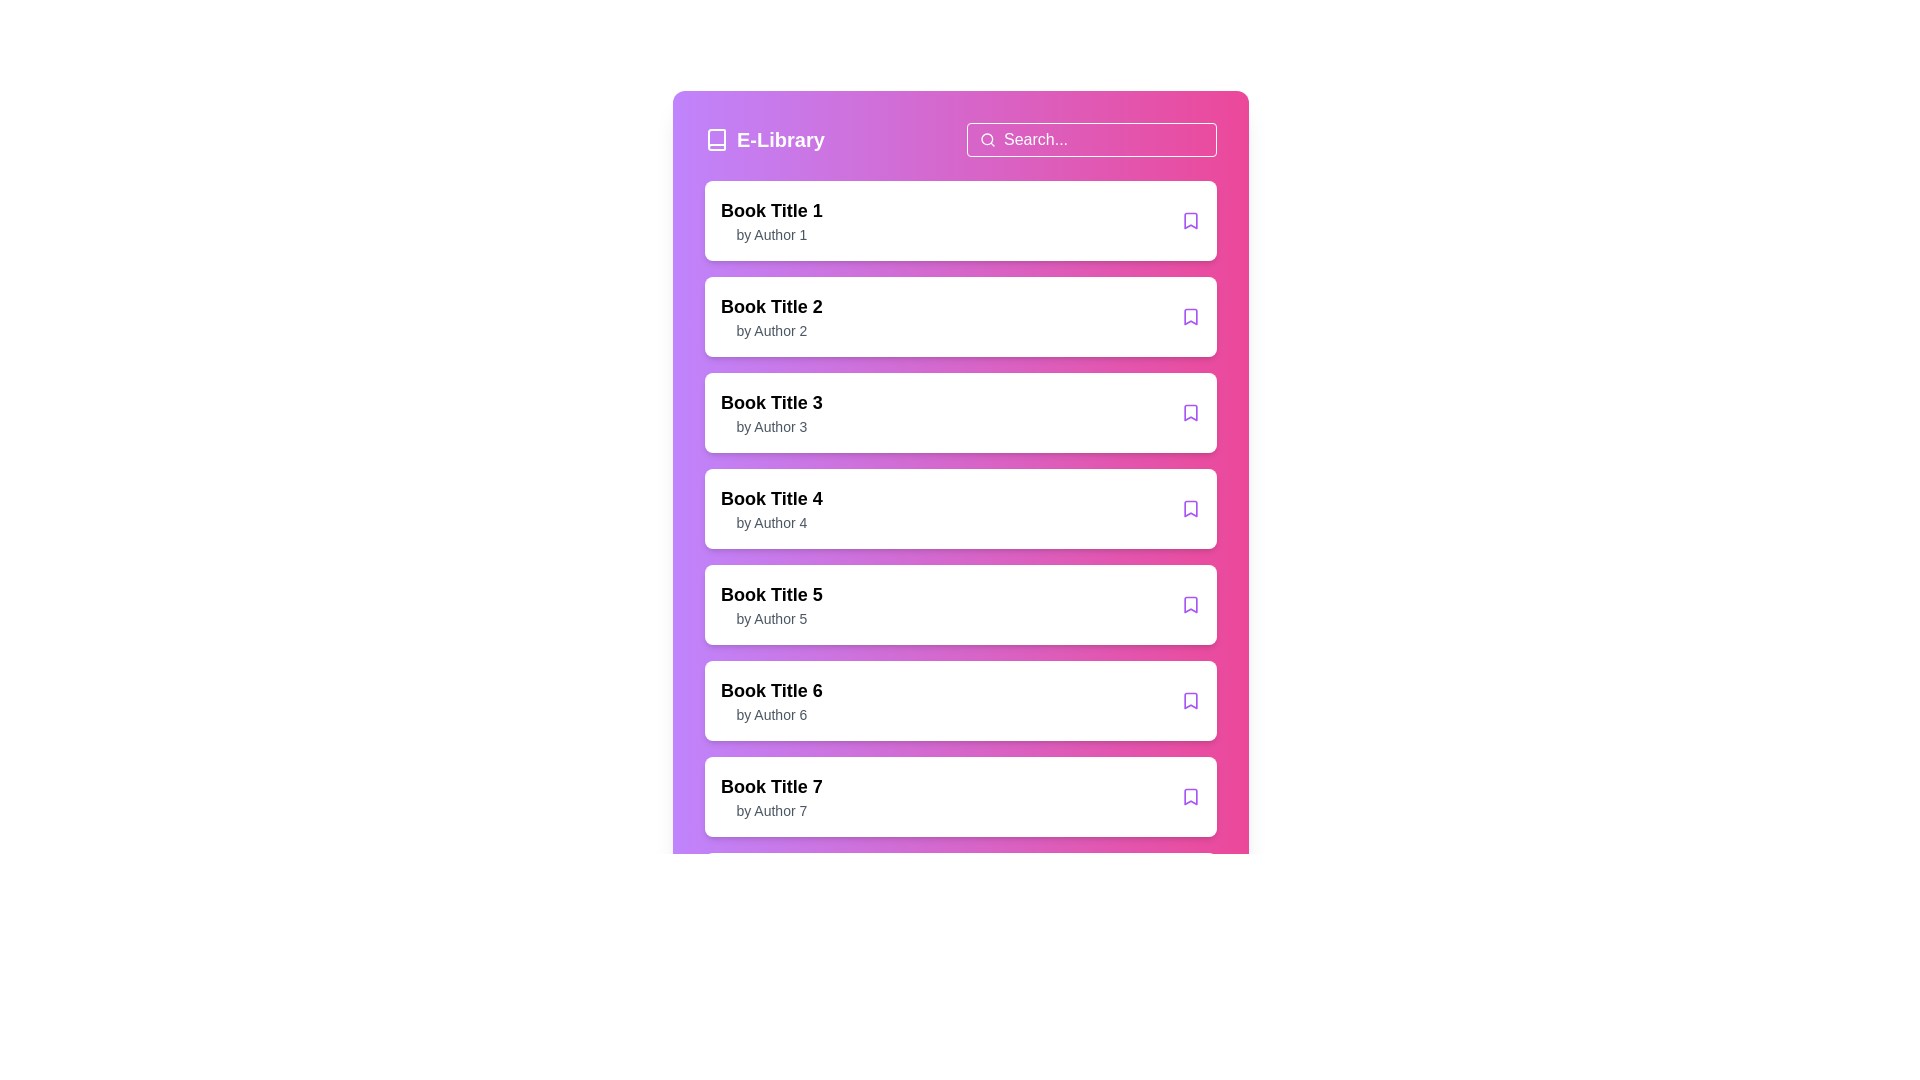 The image size is (1920, 1080). What do you see at coordinates (1190, 796) in the screenshot?
I see `the purple bookmark icon representing the bookmark action for 'Book Title 7 by Author 7'` at bounding box center [1190, 796].